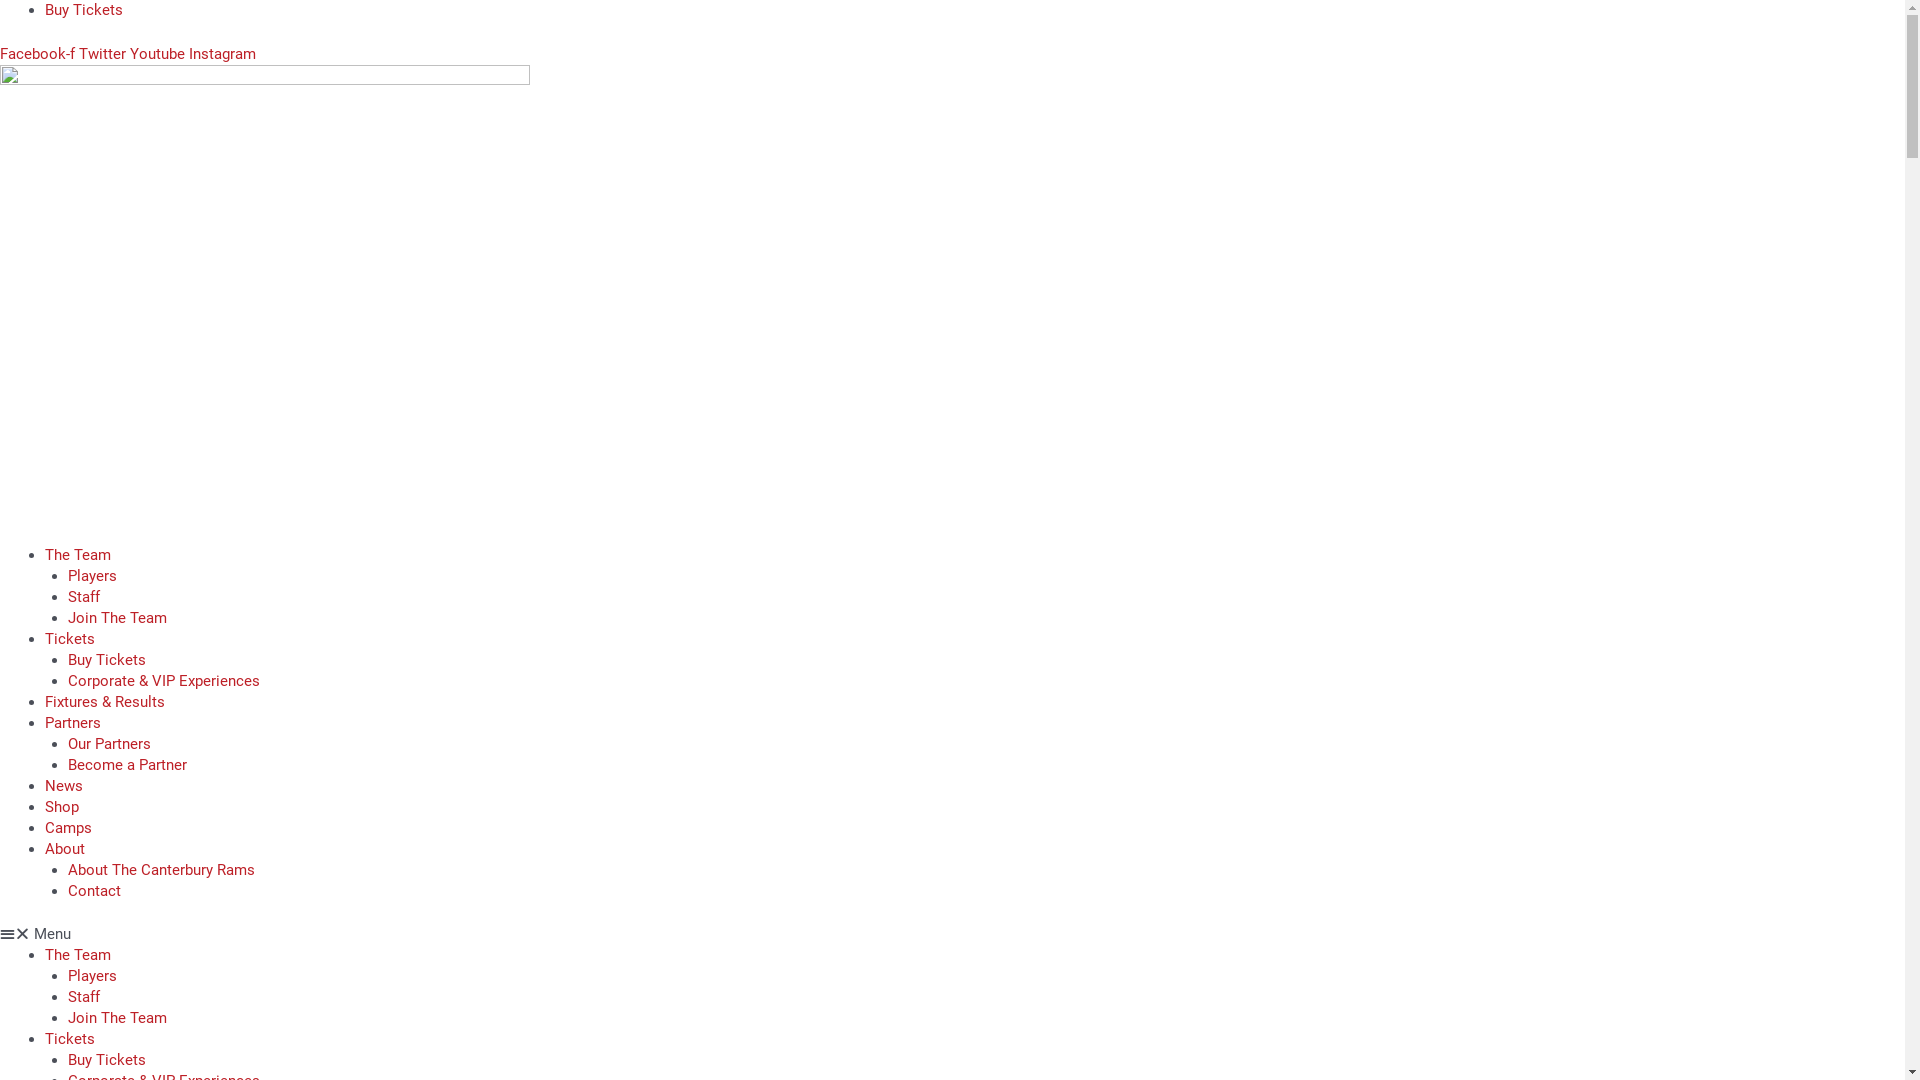 The height and width of the screenshot is (1080, 1920). What do you see at coordinates (44, 700) in the screenshot?
I see `'Fixtures & Results'` at bounding box center [44, 700].